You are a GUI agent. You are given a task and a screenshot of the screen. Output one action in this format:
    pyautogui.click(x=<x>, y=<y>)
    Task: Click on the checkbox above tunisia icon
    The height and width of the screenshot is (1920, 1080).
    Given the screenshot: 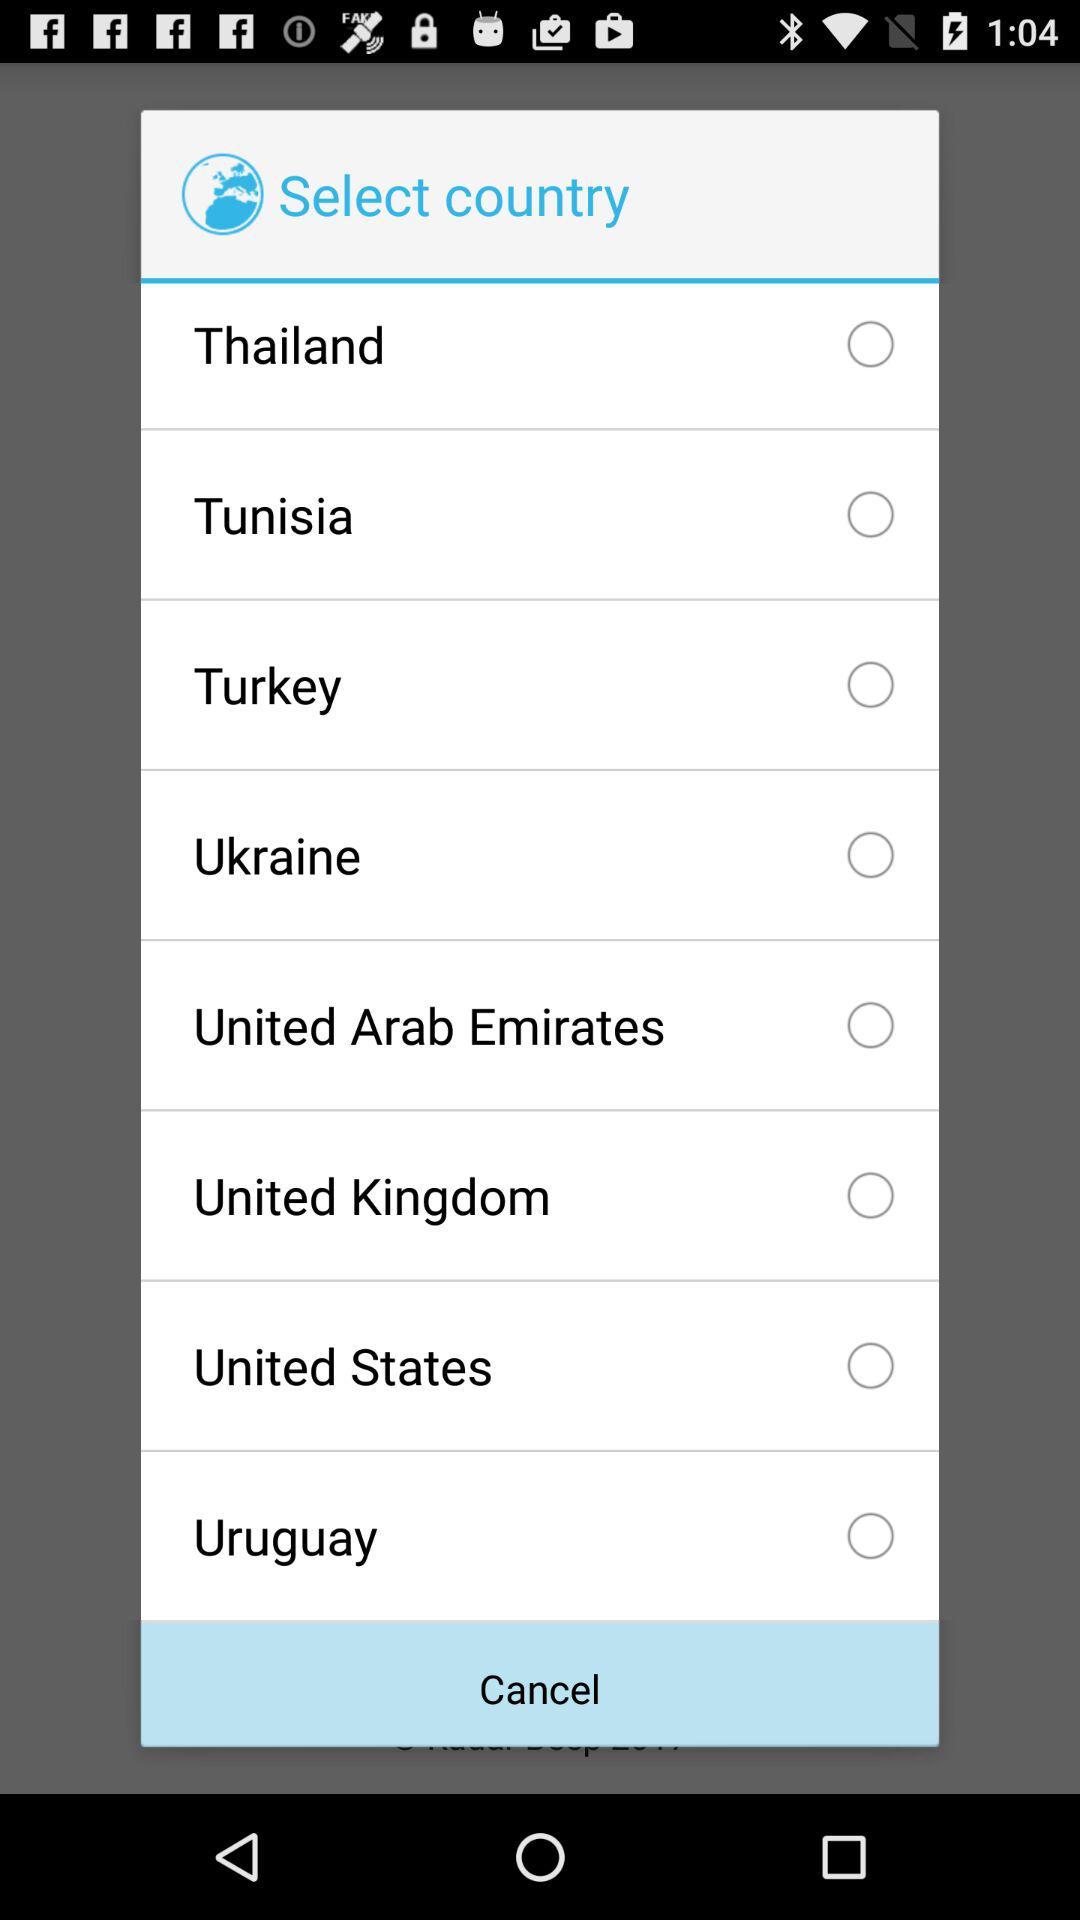 What is the action you would take?
    pyautogui.click(x=540, y=355)
    